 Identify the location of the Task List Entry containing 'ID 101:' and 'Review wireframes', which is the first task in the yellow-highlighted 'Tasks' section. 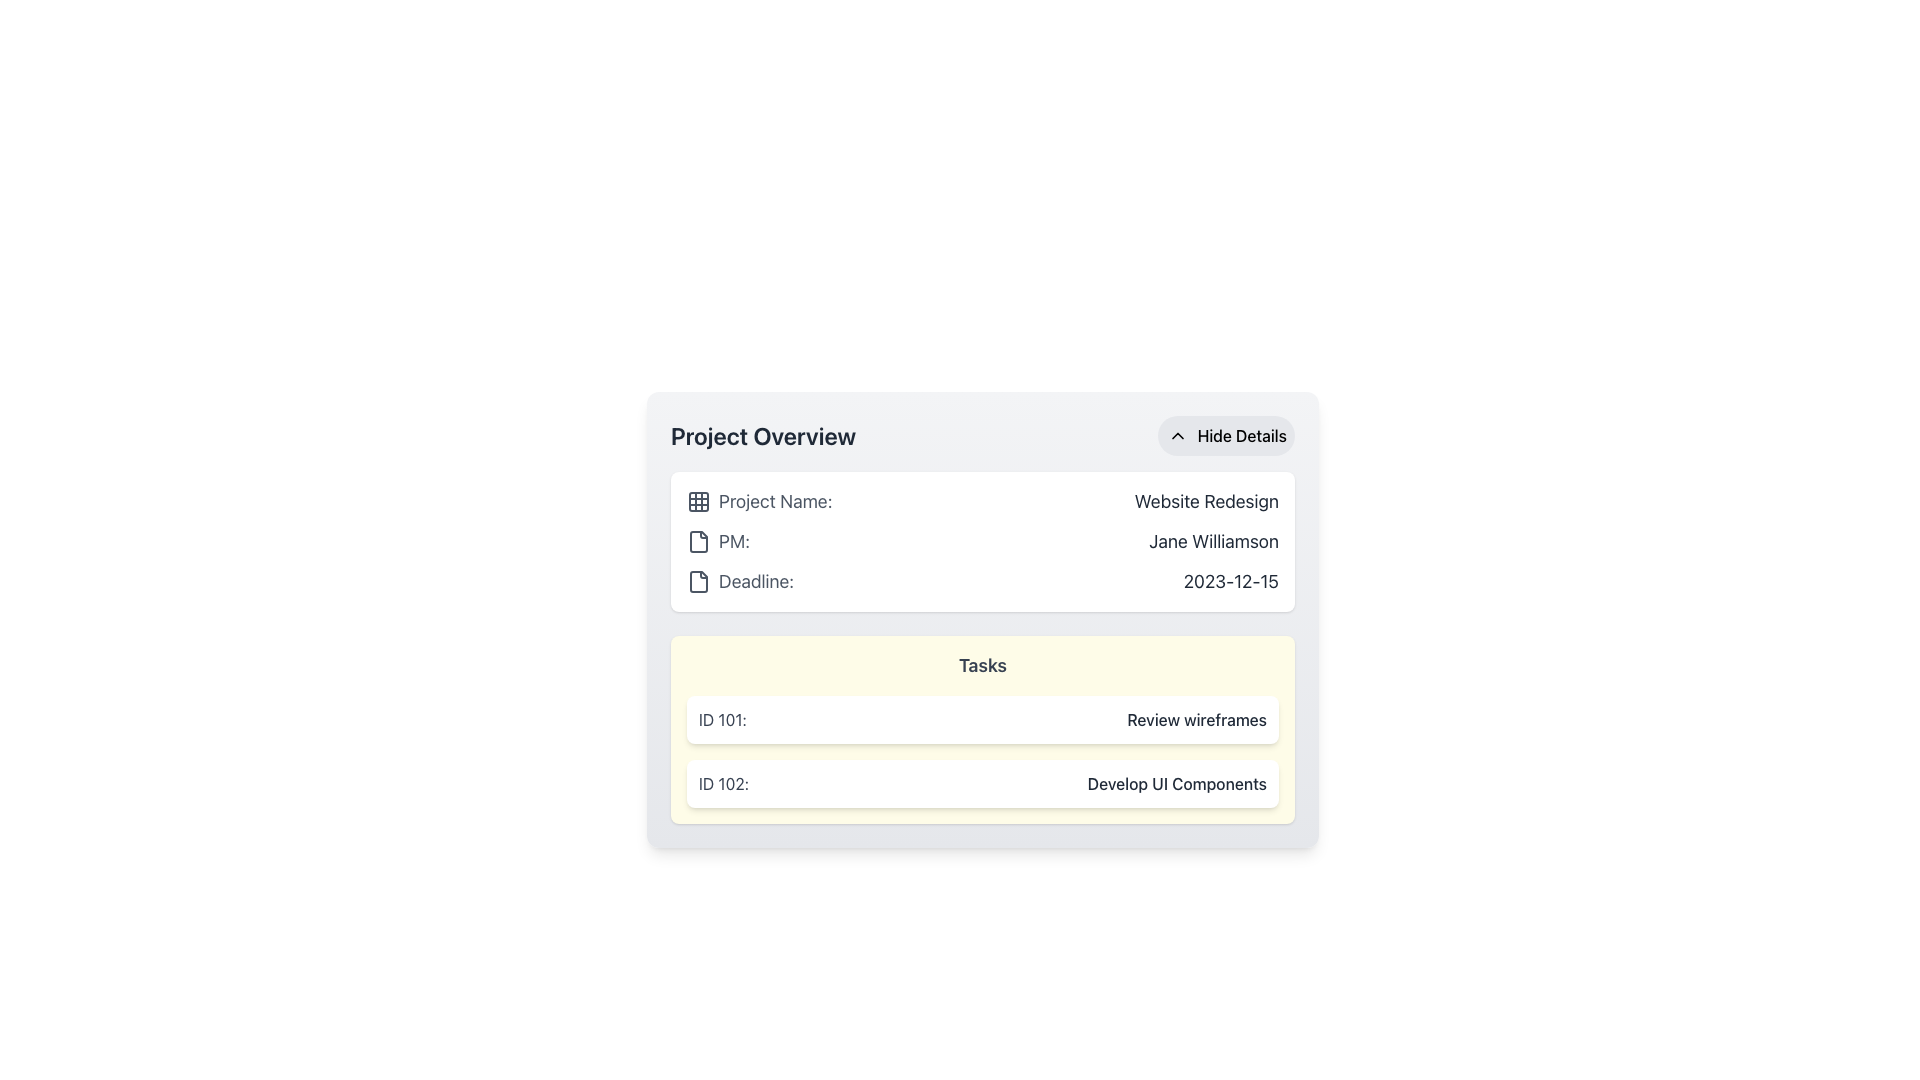
(983, 720).